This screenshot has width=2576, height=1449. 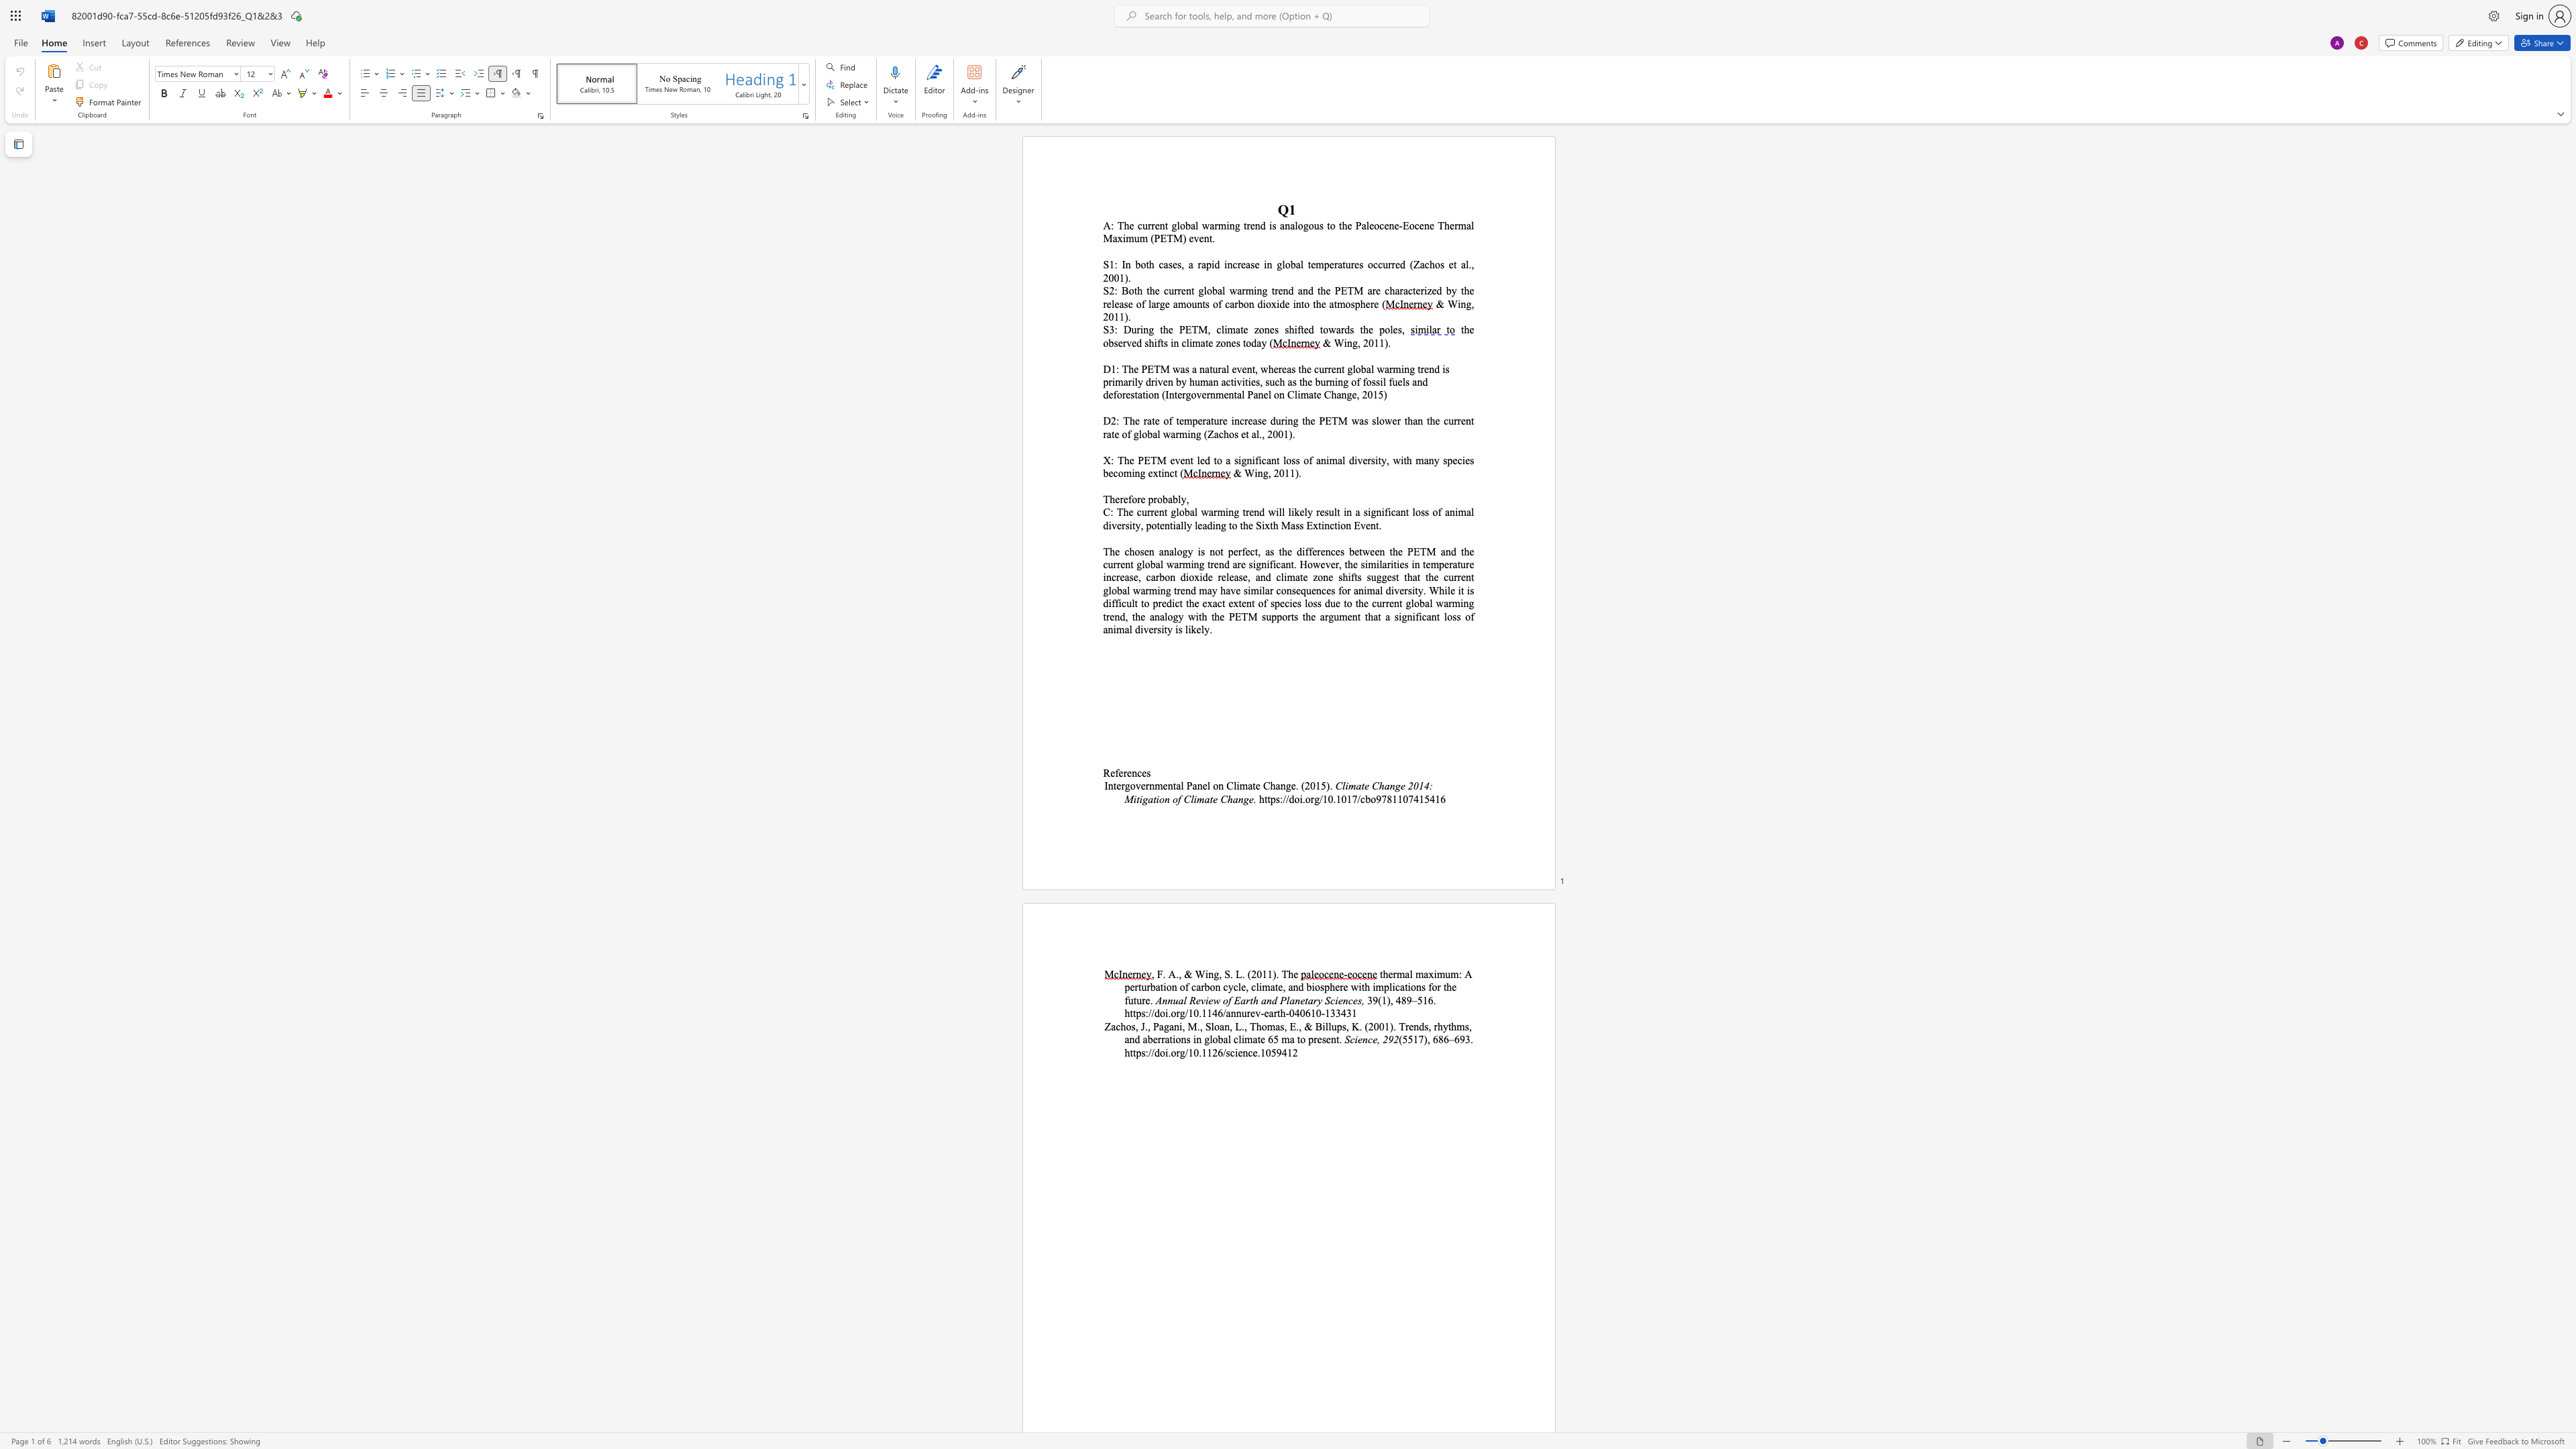 What do you see at coordinates (1326, 264) in the screenshot?
I see `the 2th character "p" in the text` at bounding box center [1326, 264].